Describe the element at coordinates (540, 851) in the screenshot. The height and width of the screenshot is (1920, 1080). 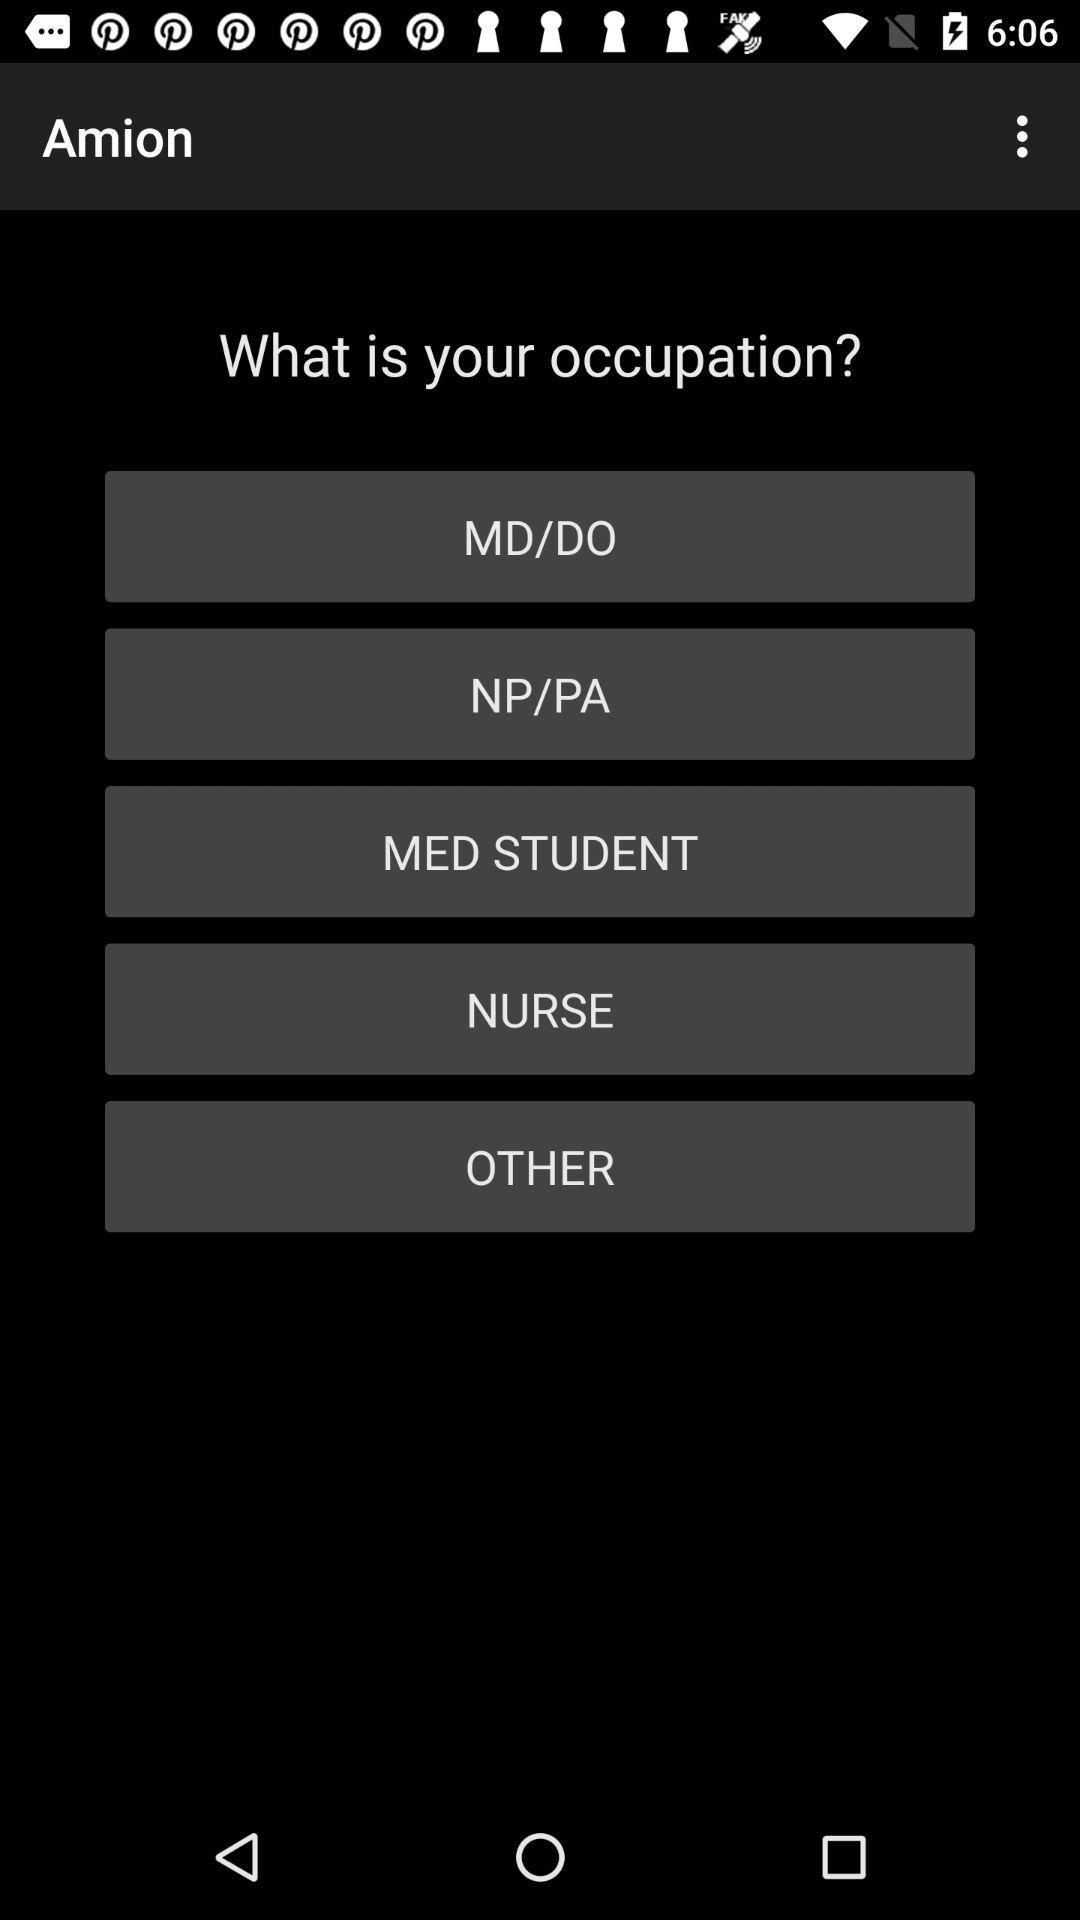
I see `med student item` at that location.